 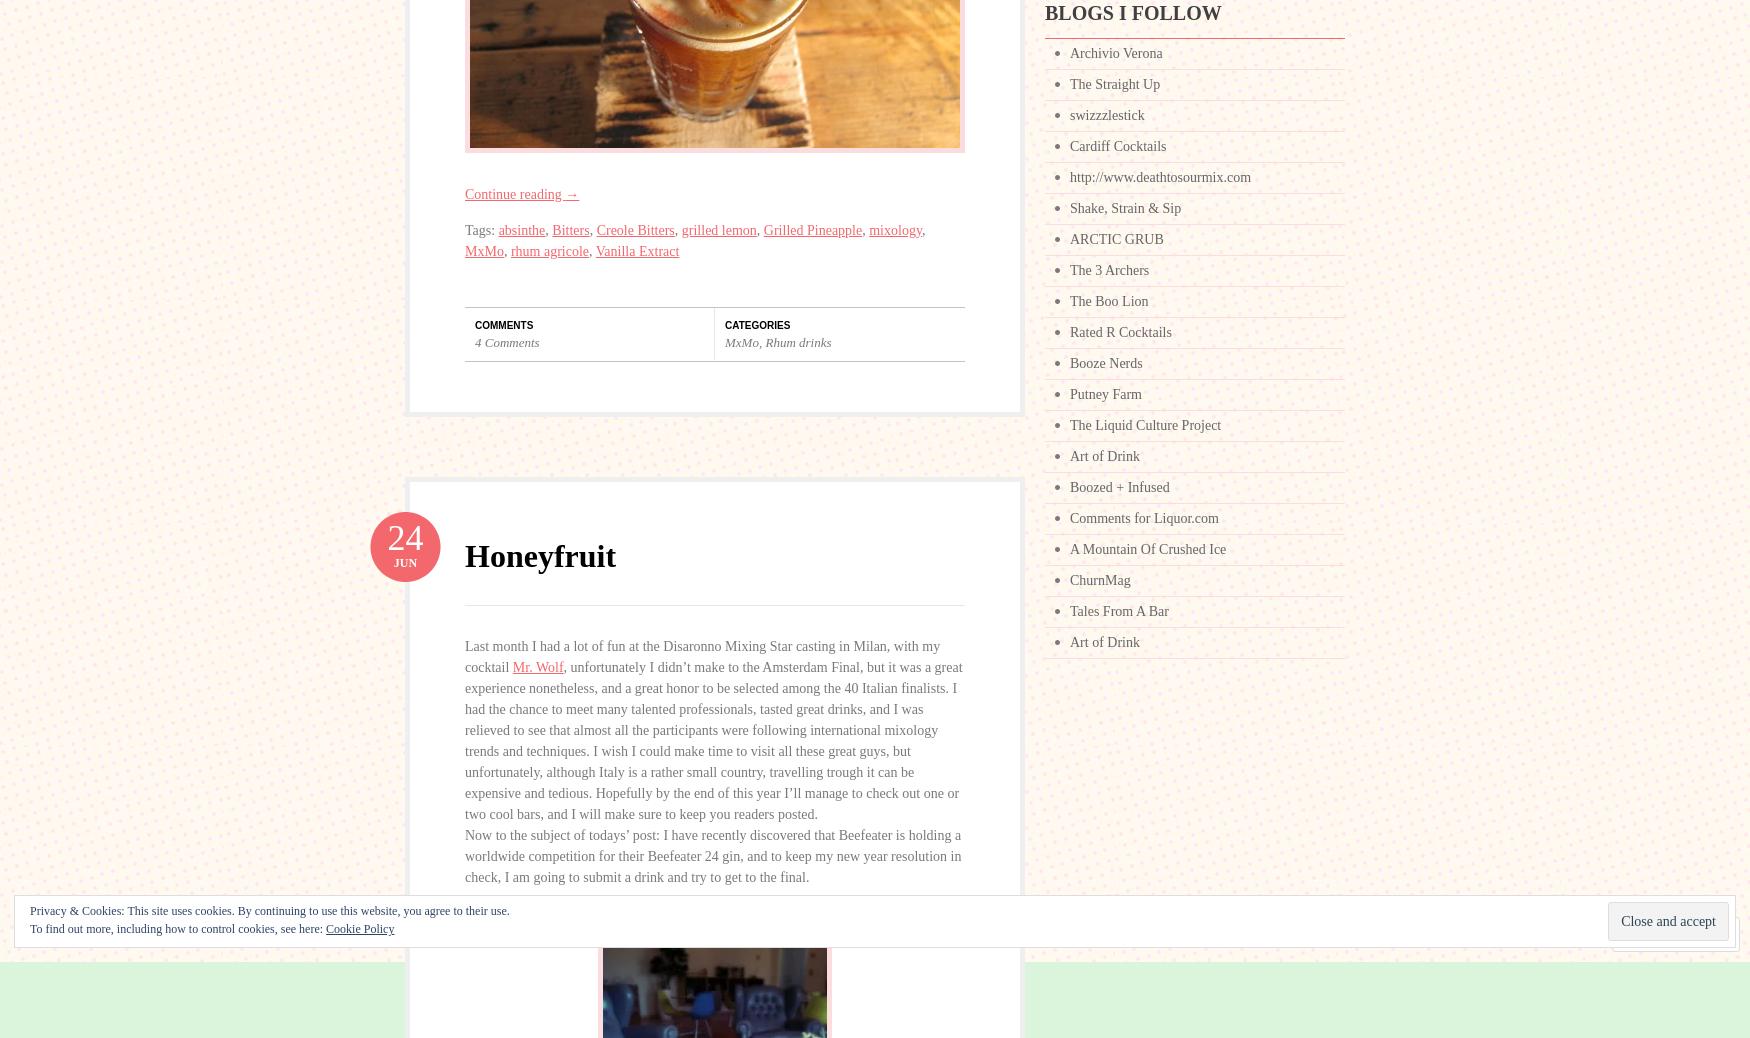 I want to click on 'To find out more, including how to control cookies, see here:', so click(x=176, y=929).